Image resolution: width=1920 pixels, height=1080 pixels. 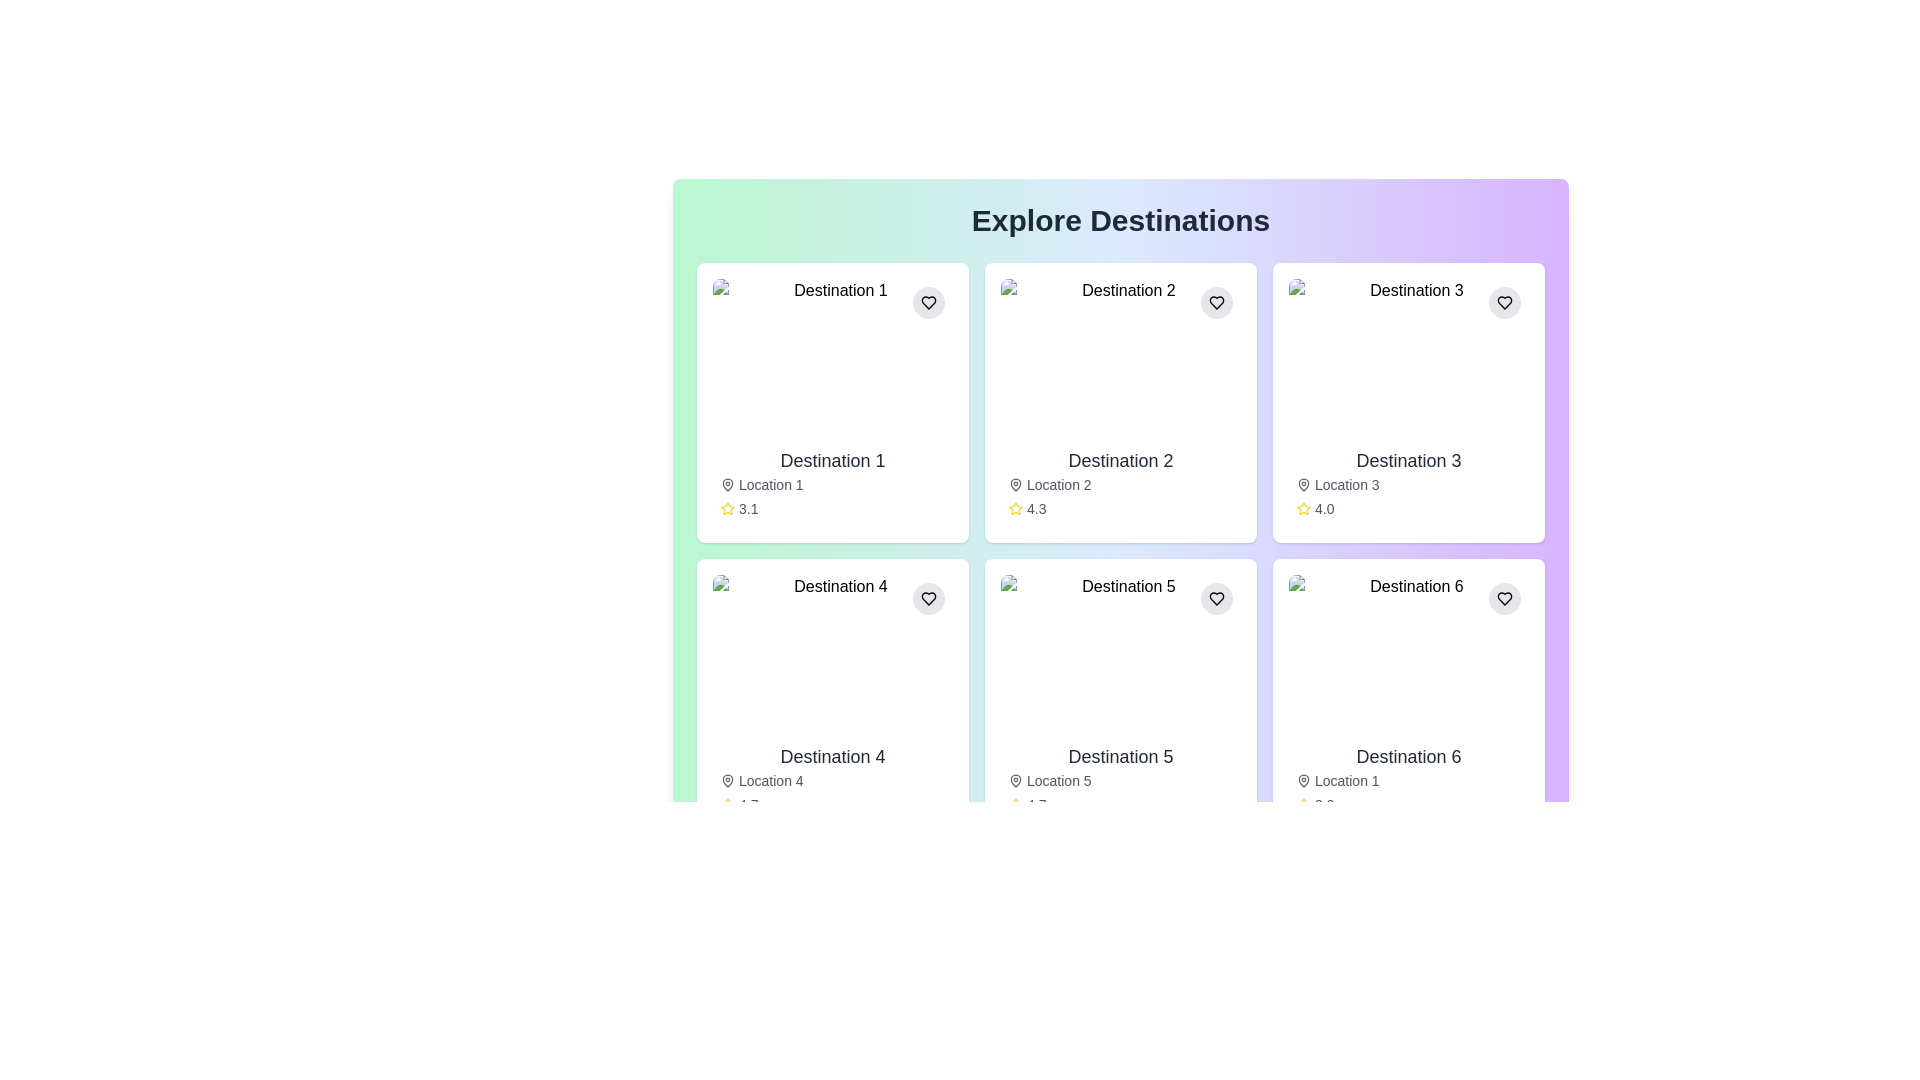 I want to click on the fifth information card in the grid layout to read the details about the specific location or item, so click(x=1121, y=697).